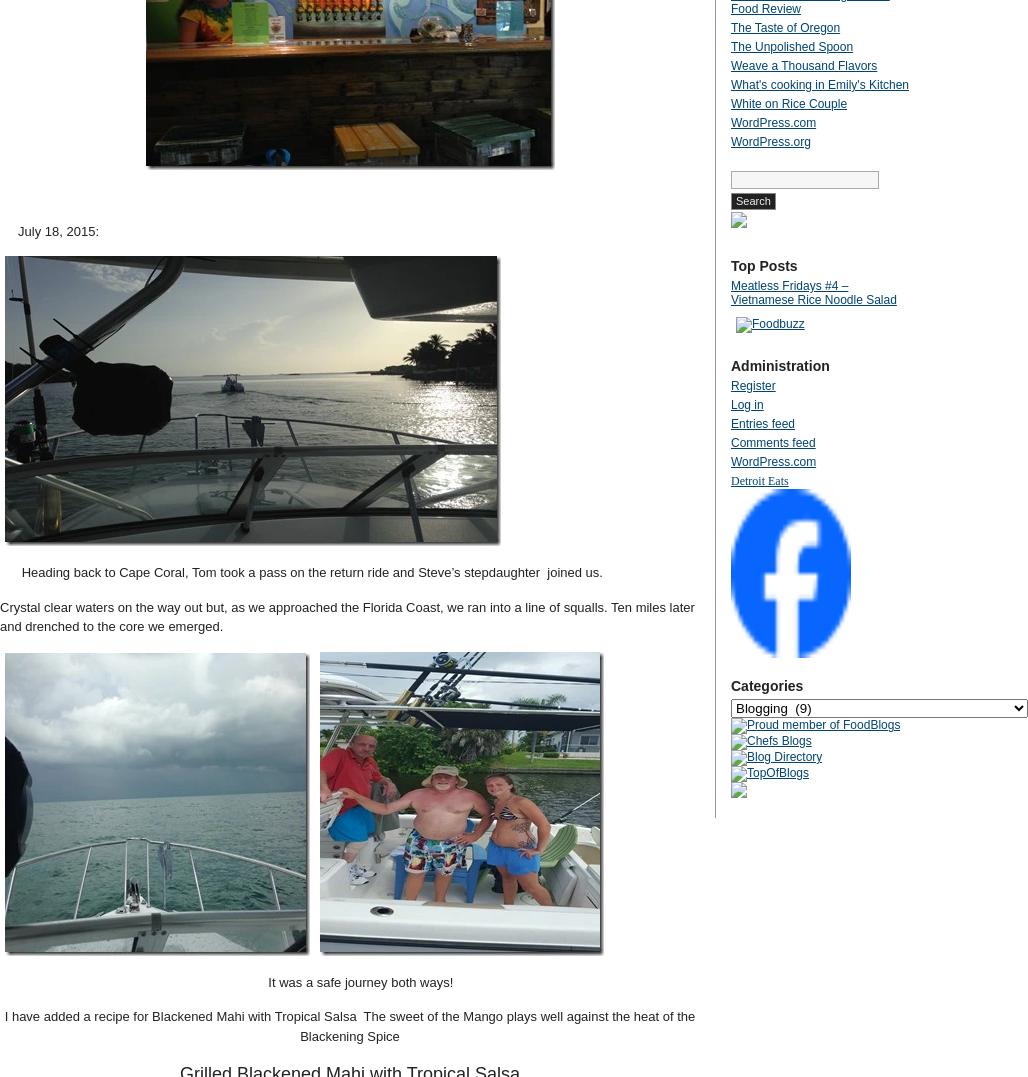  I want to click on 'Categories', so click(730, 685).